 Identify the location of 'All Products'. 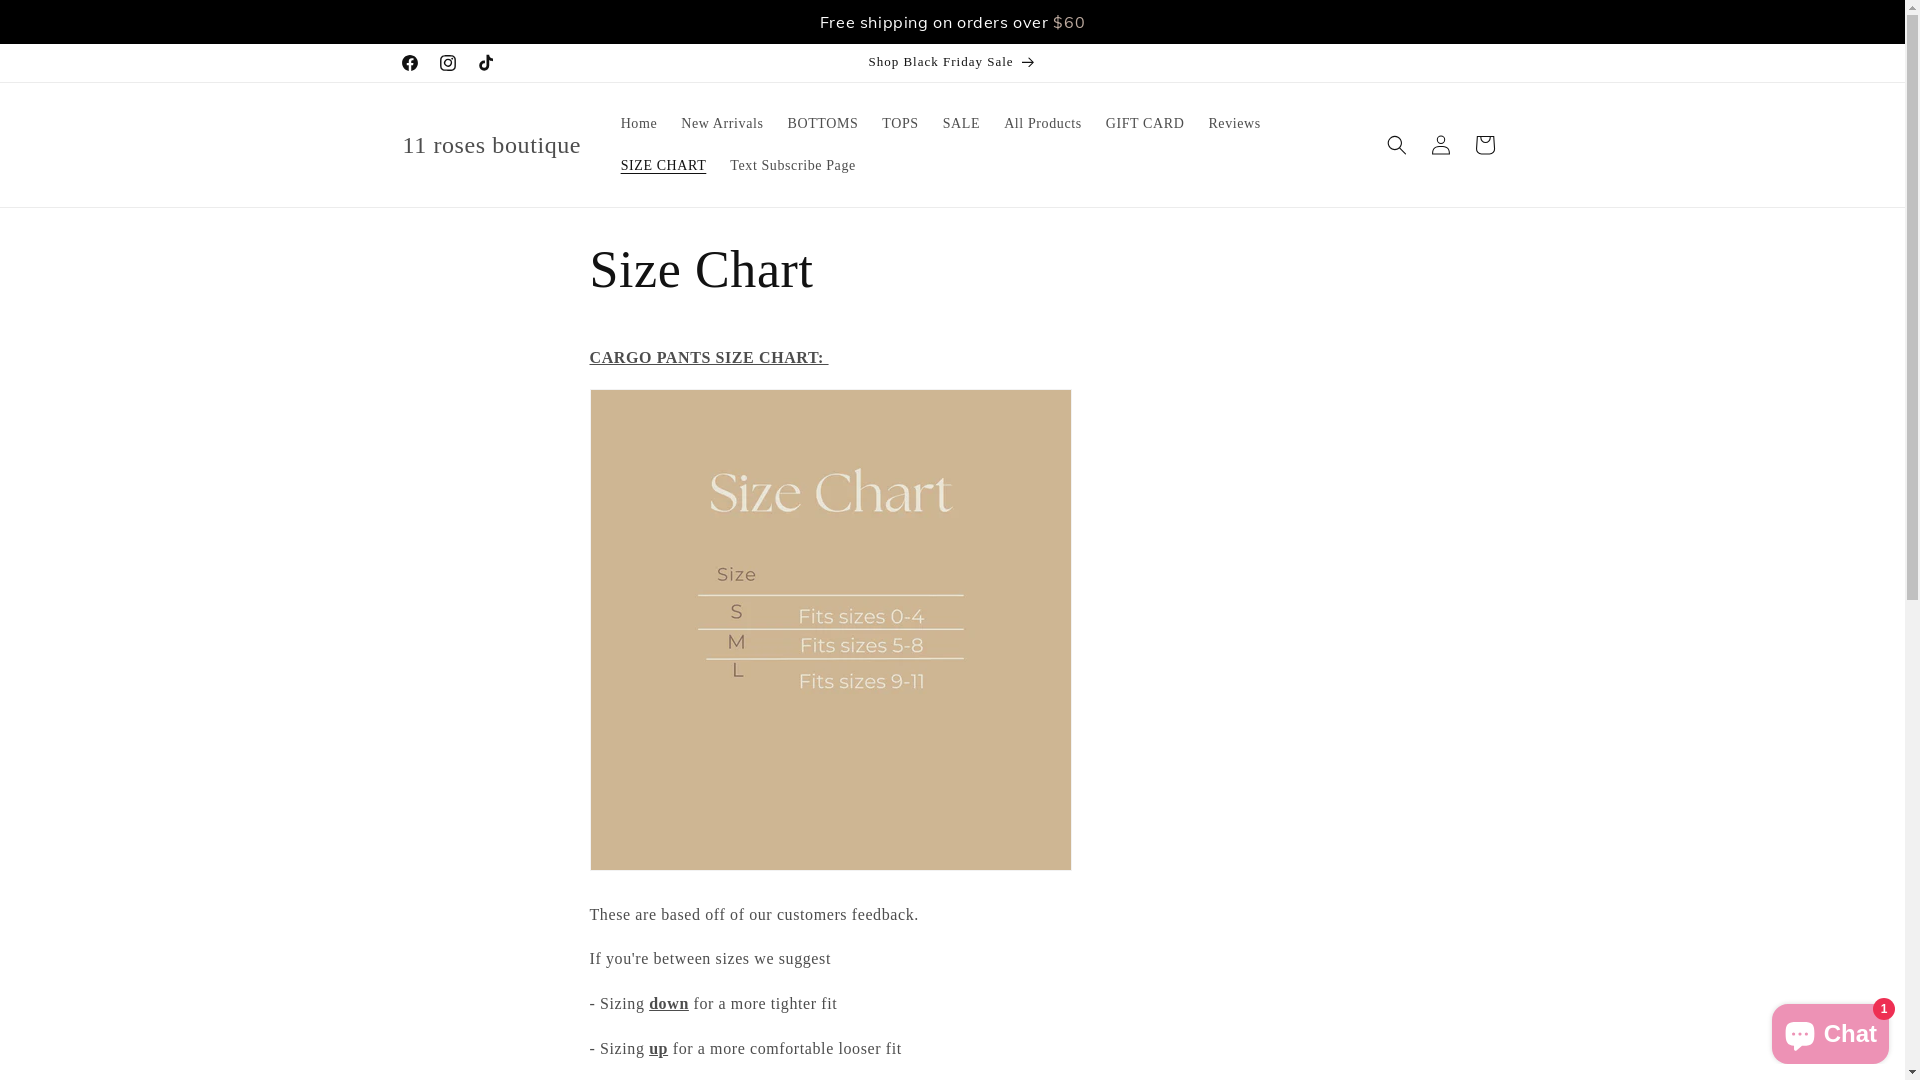
(1041, 123).